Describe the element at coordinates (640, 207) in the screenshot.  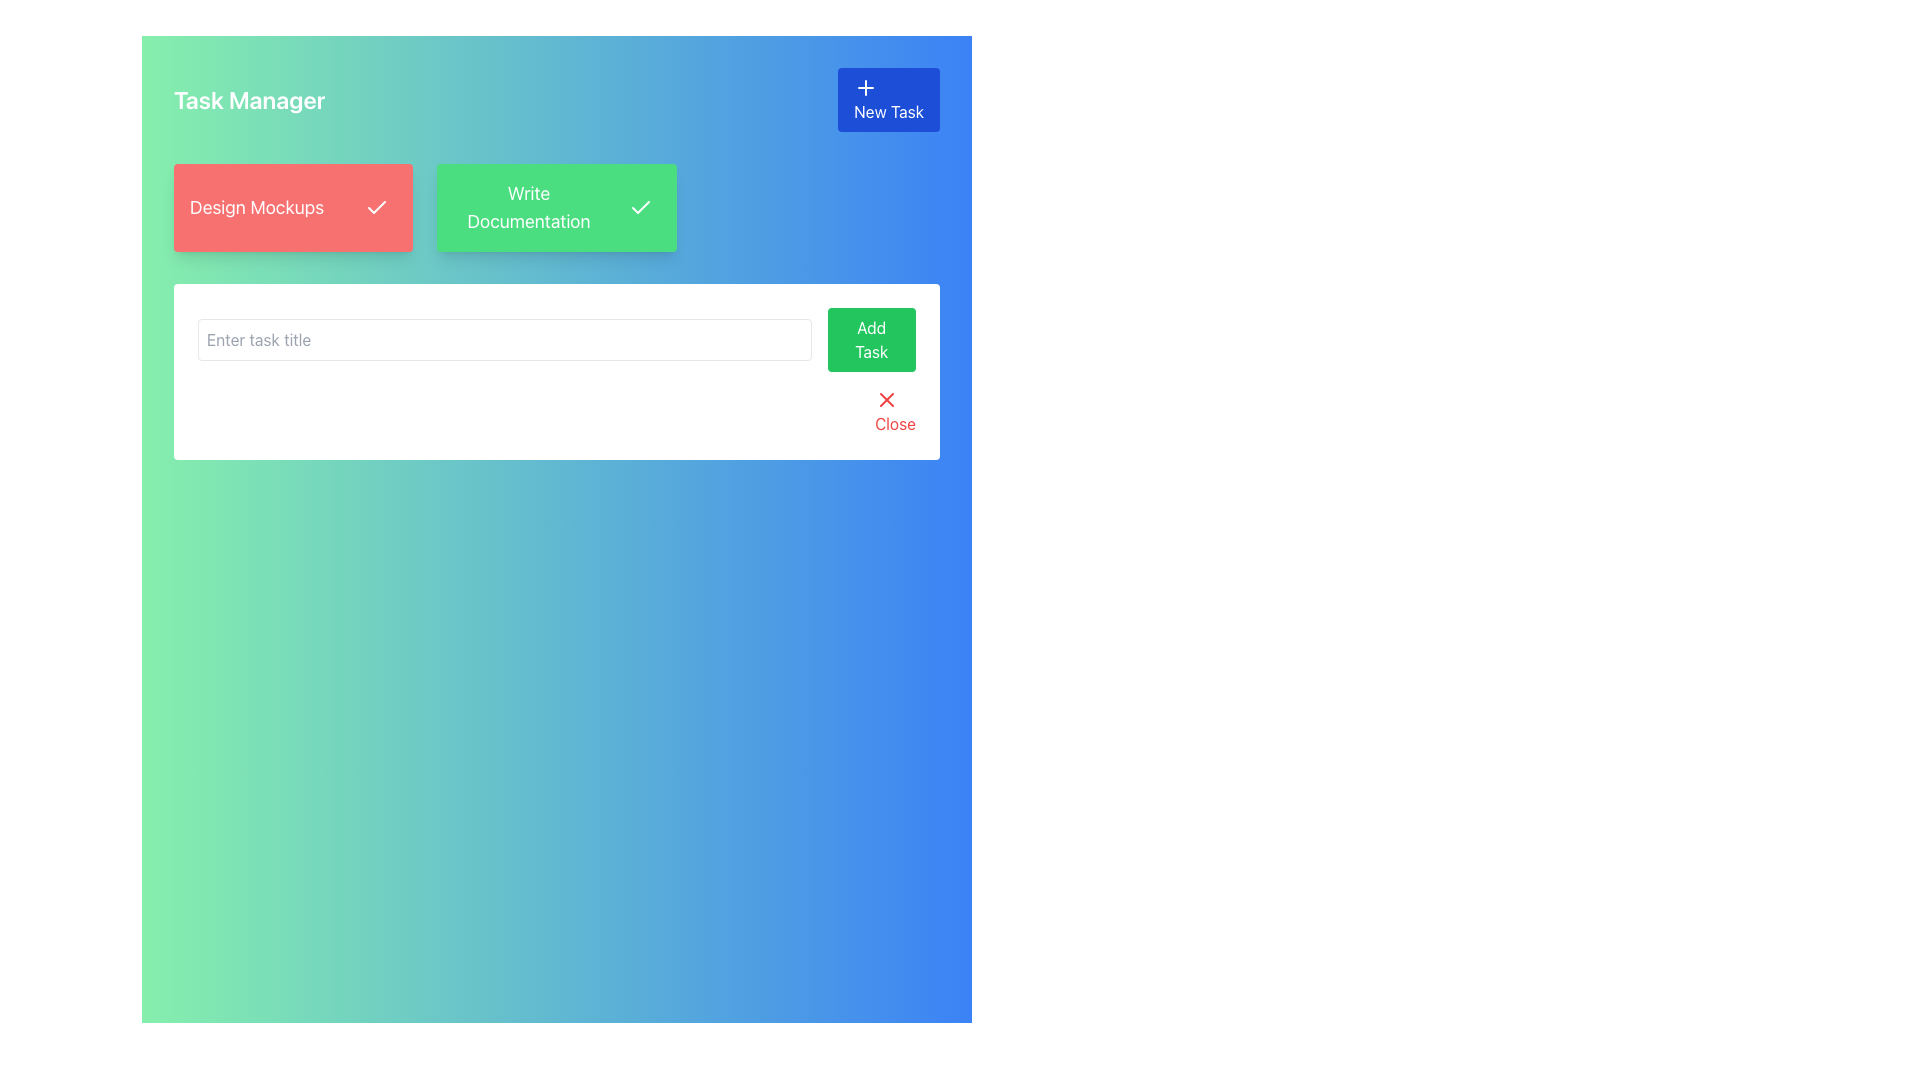
I see `the checkmark icon located on the right side of the 'Write Documentation' button, which indicates selection or task completion` at that location.